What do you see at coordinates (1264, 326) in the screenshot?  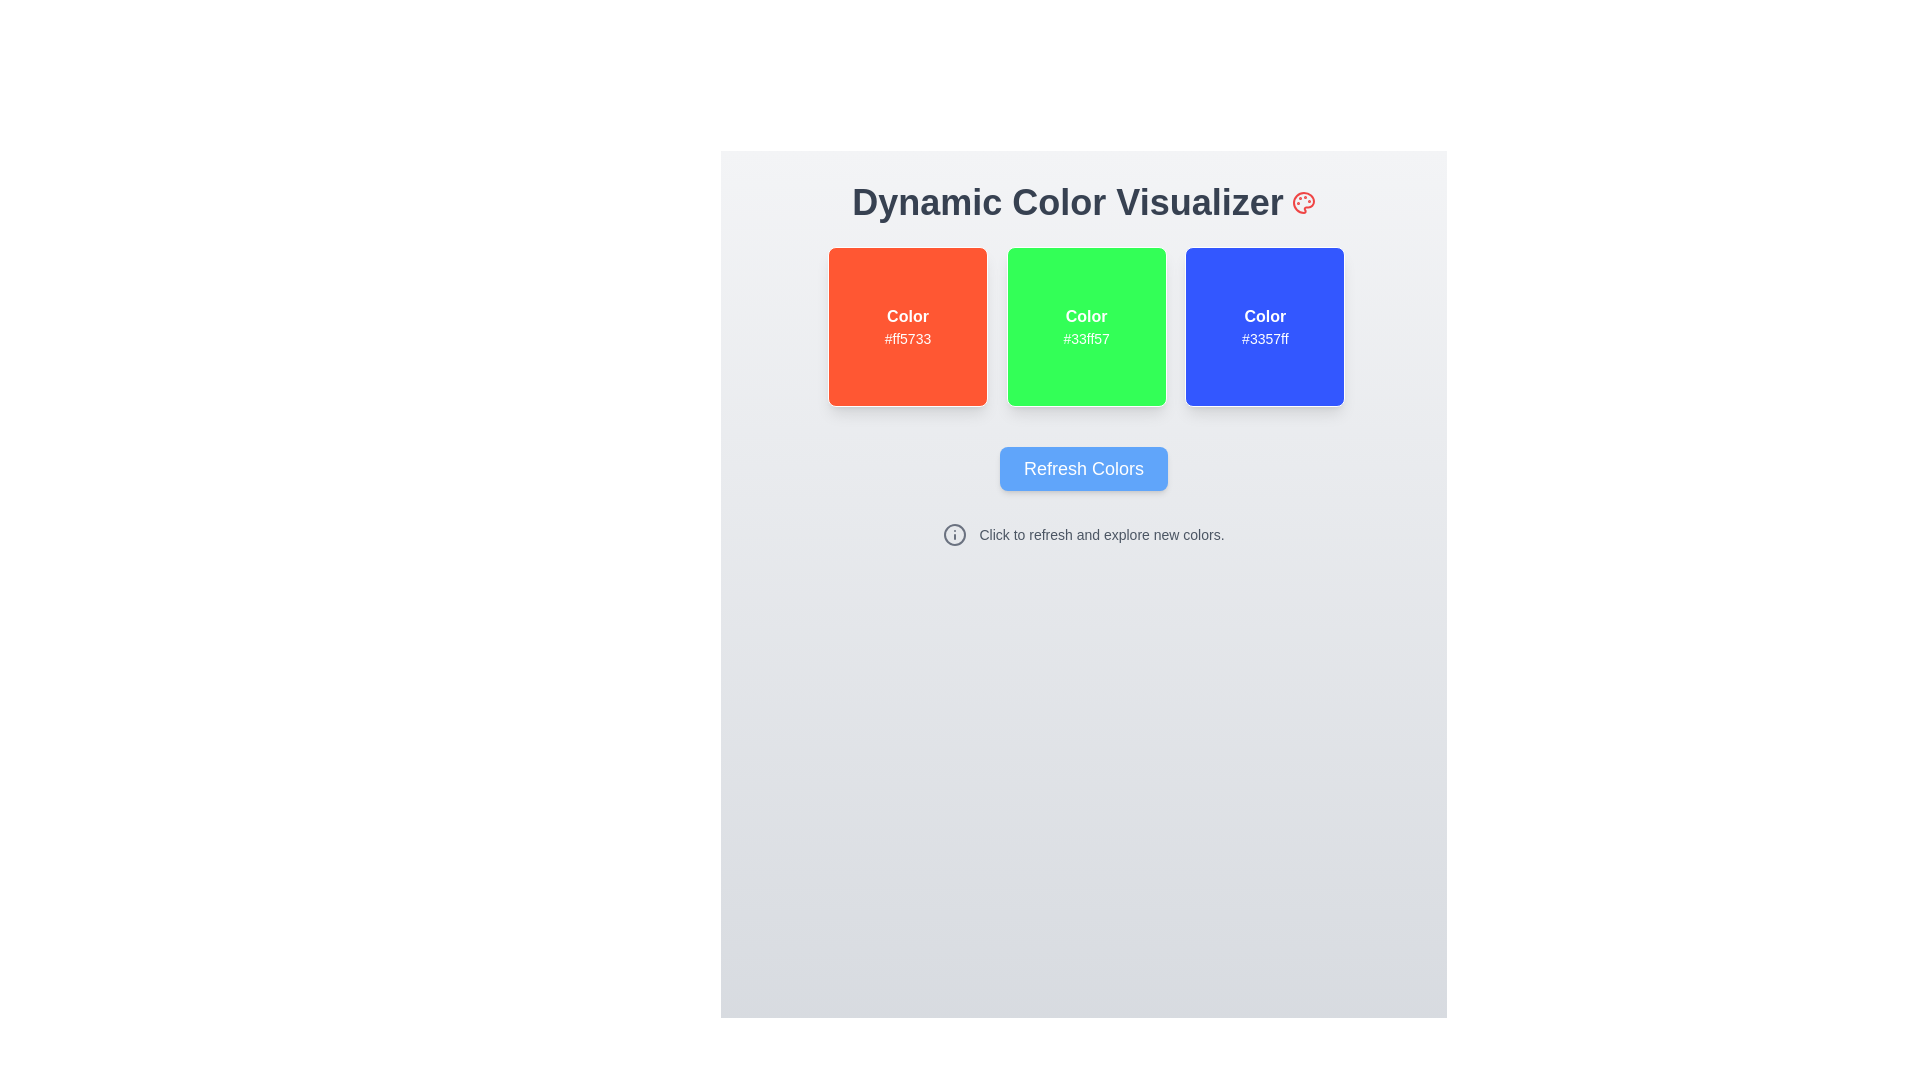 I see `the Color display block button, which is a square button with a vibrant blue background and features the text 'Color' and '#3357FF'` at bounding box center [1264, 326].